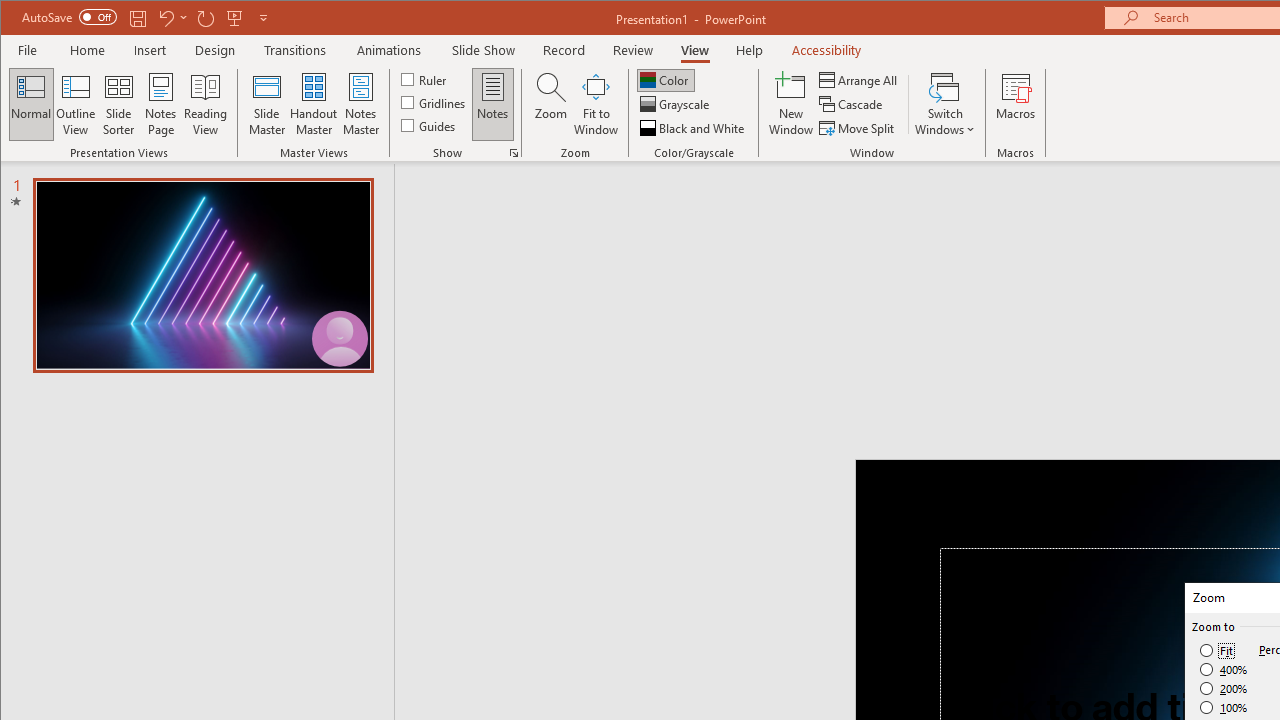 The image size is (1280, 720). What do you see at coordinates (313, 104) in the screenshot?
I see `'Handout Master'` at bounding box center [313, 104].